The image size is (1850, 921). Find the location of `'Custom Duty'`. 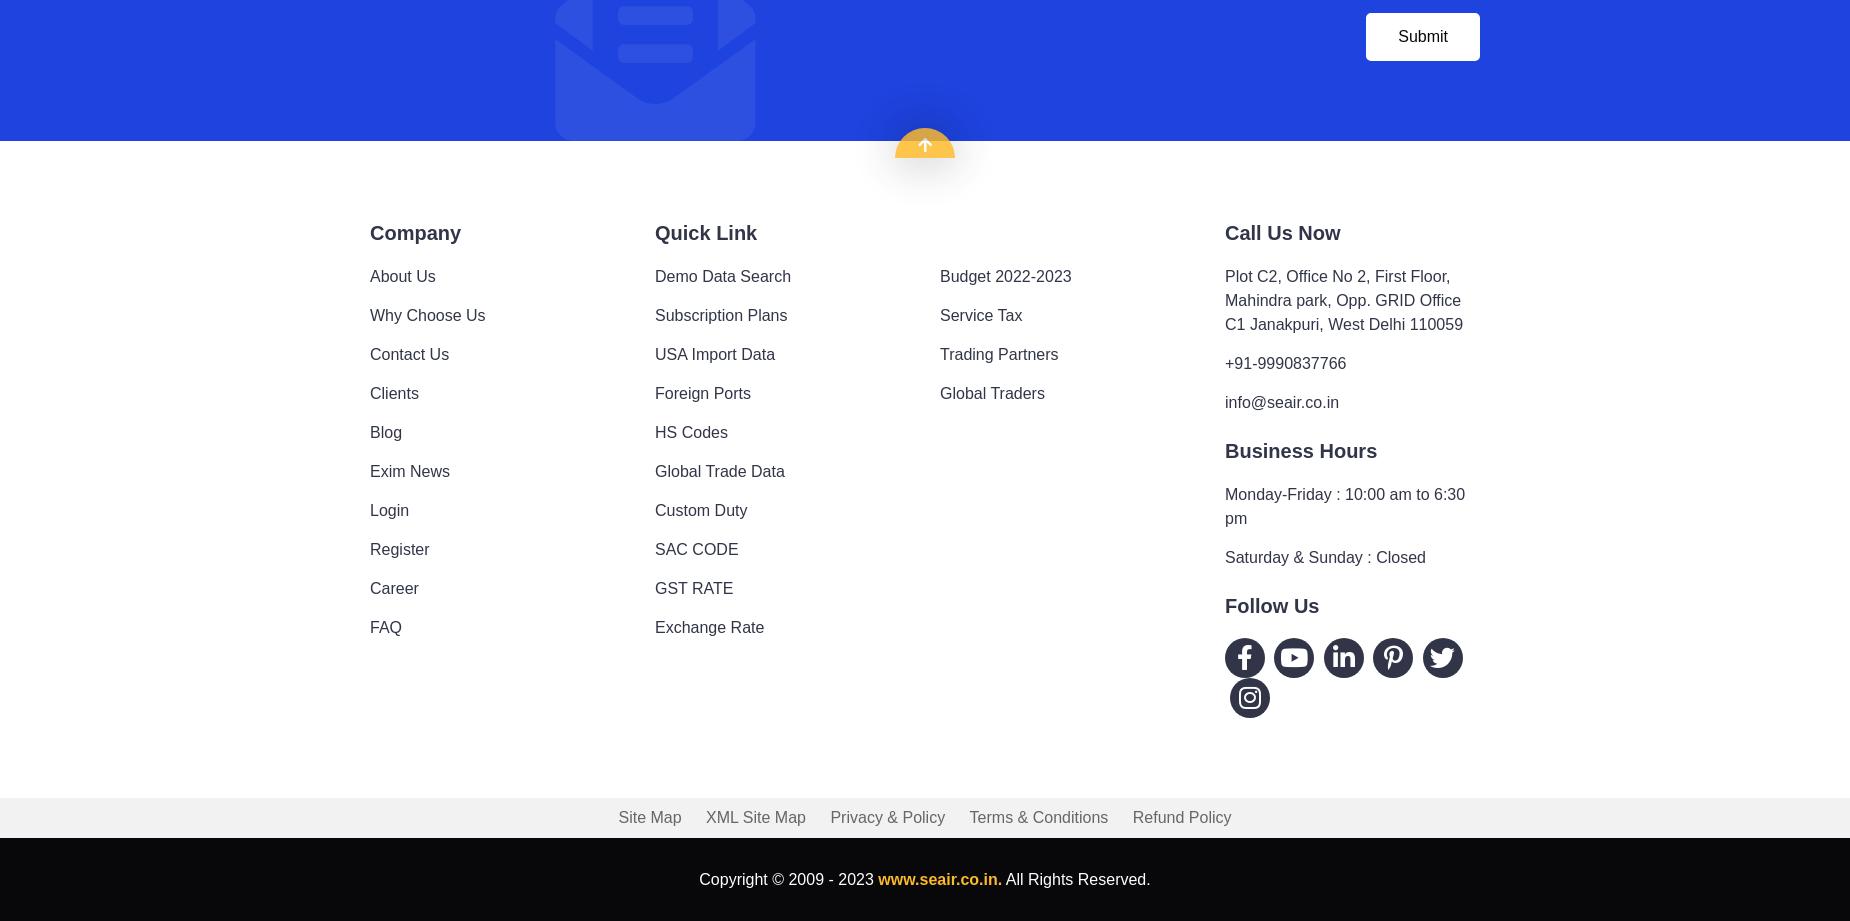

'Custom Duty' is located at coordinates (655, 508).